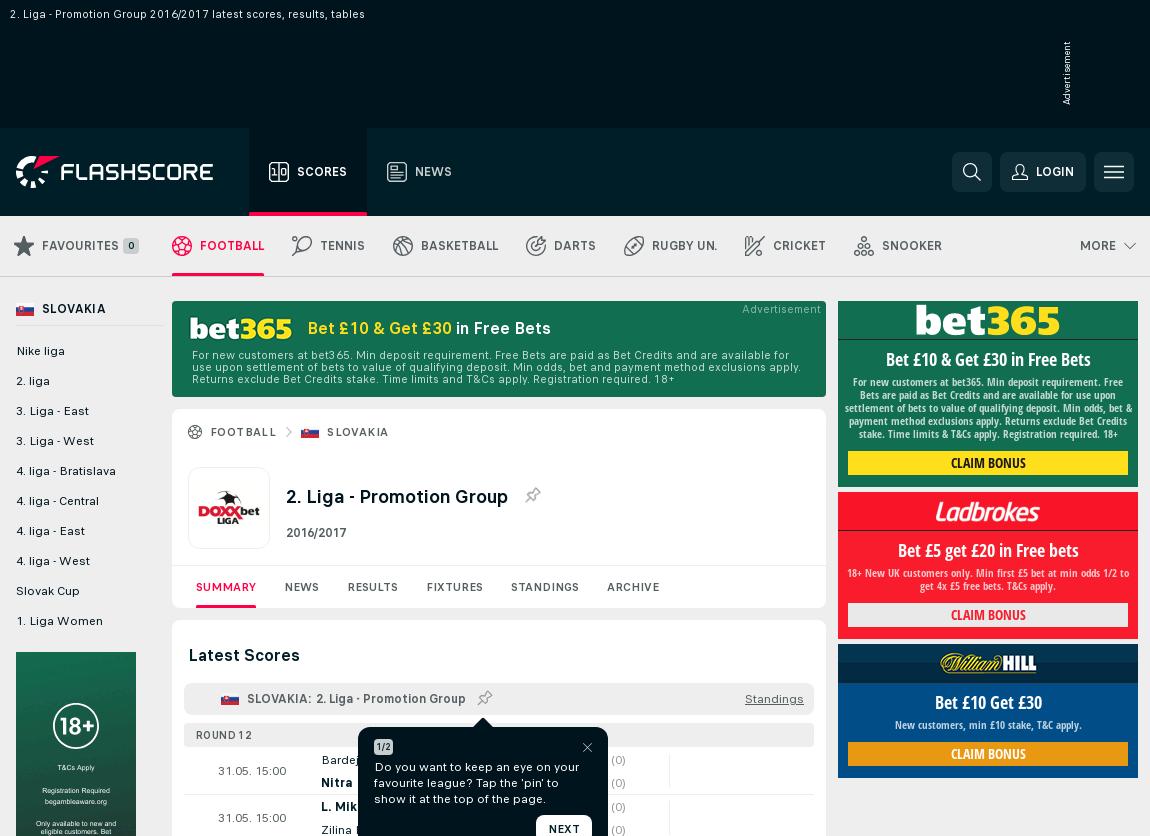 This screenshot has width=1150, height=836. I want to click on 'Rugby Un.', so click(683, 246).